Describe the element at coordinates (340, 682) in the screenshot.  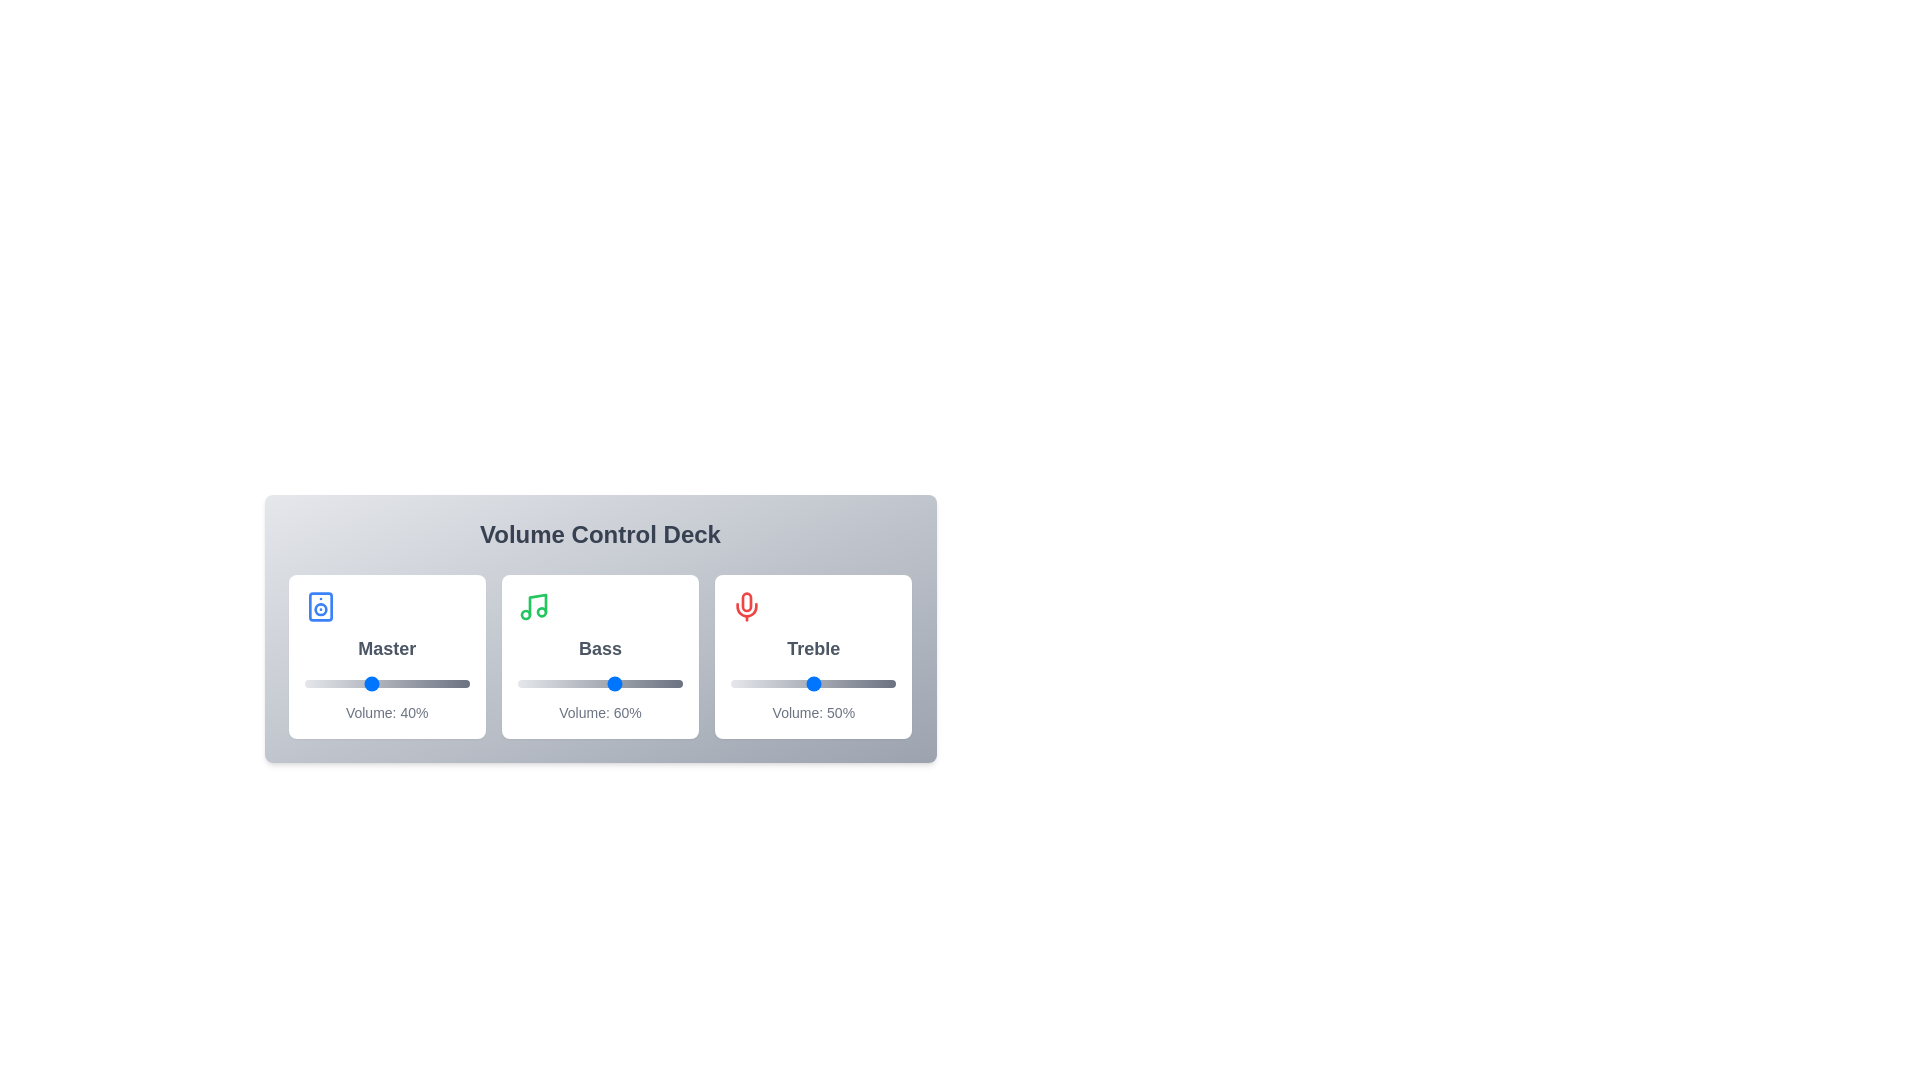
I see `the Master volume slider to 22%` at that location.